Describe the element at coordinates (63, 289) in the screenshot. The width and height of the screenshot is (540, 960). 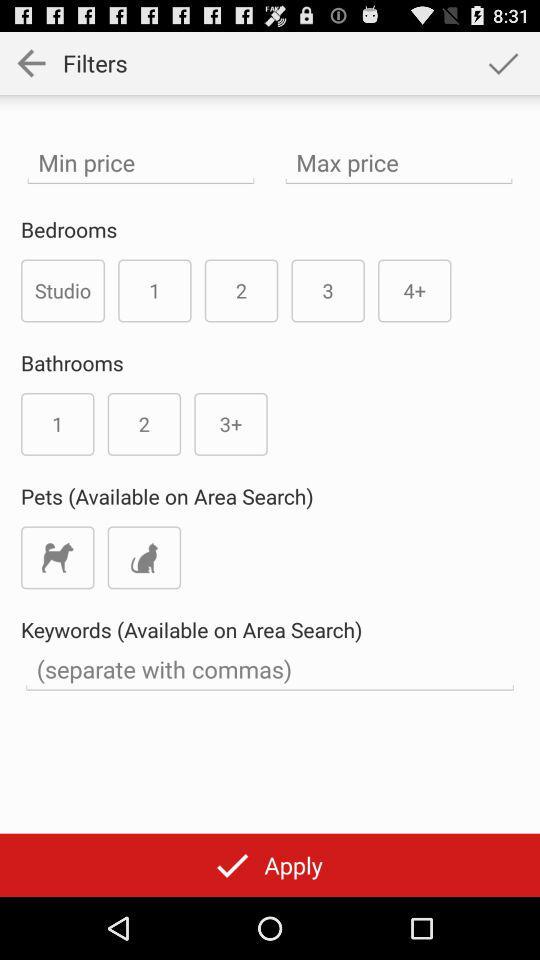
I see `the studio` at that location.